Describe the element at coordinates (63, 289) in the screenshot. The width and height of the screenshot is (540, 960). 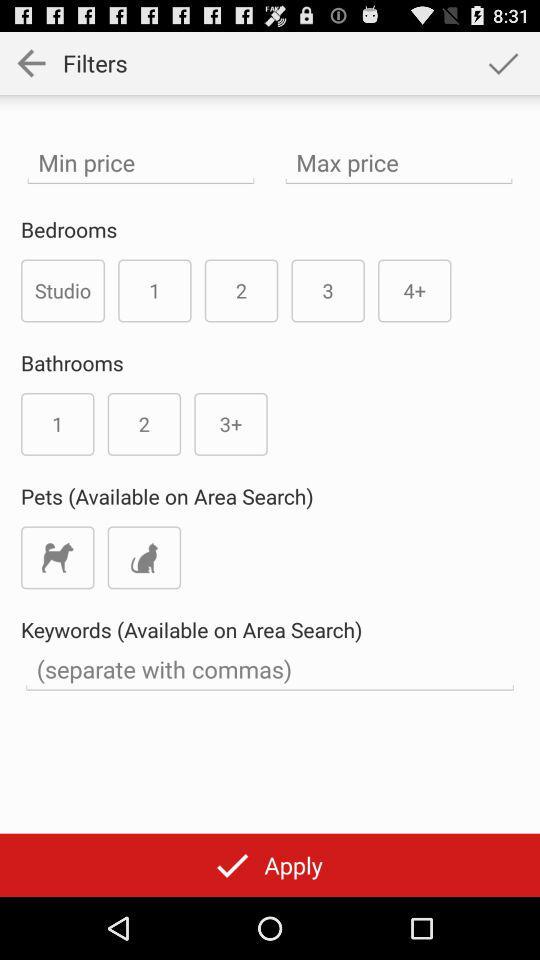
I see `the studio` at that location.